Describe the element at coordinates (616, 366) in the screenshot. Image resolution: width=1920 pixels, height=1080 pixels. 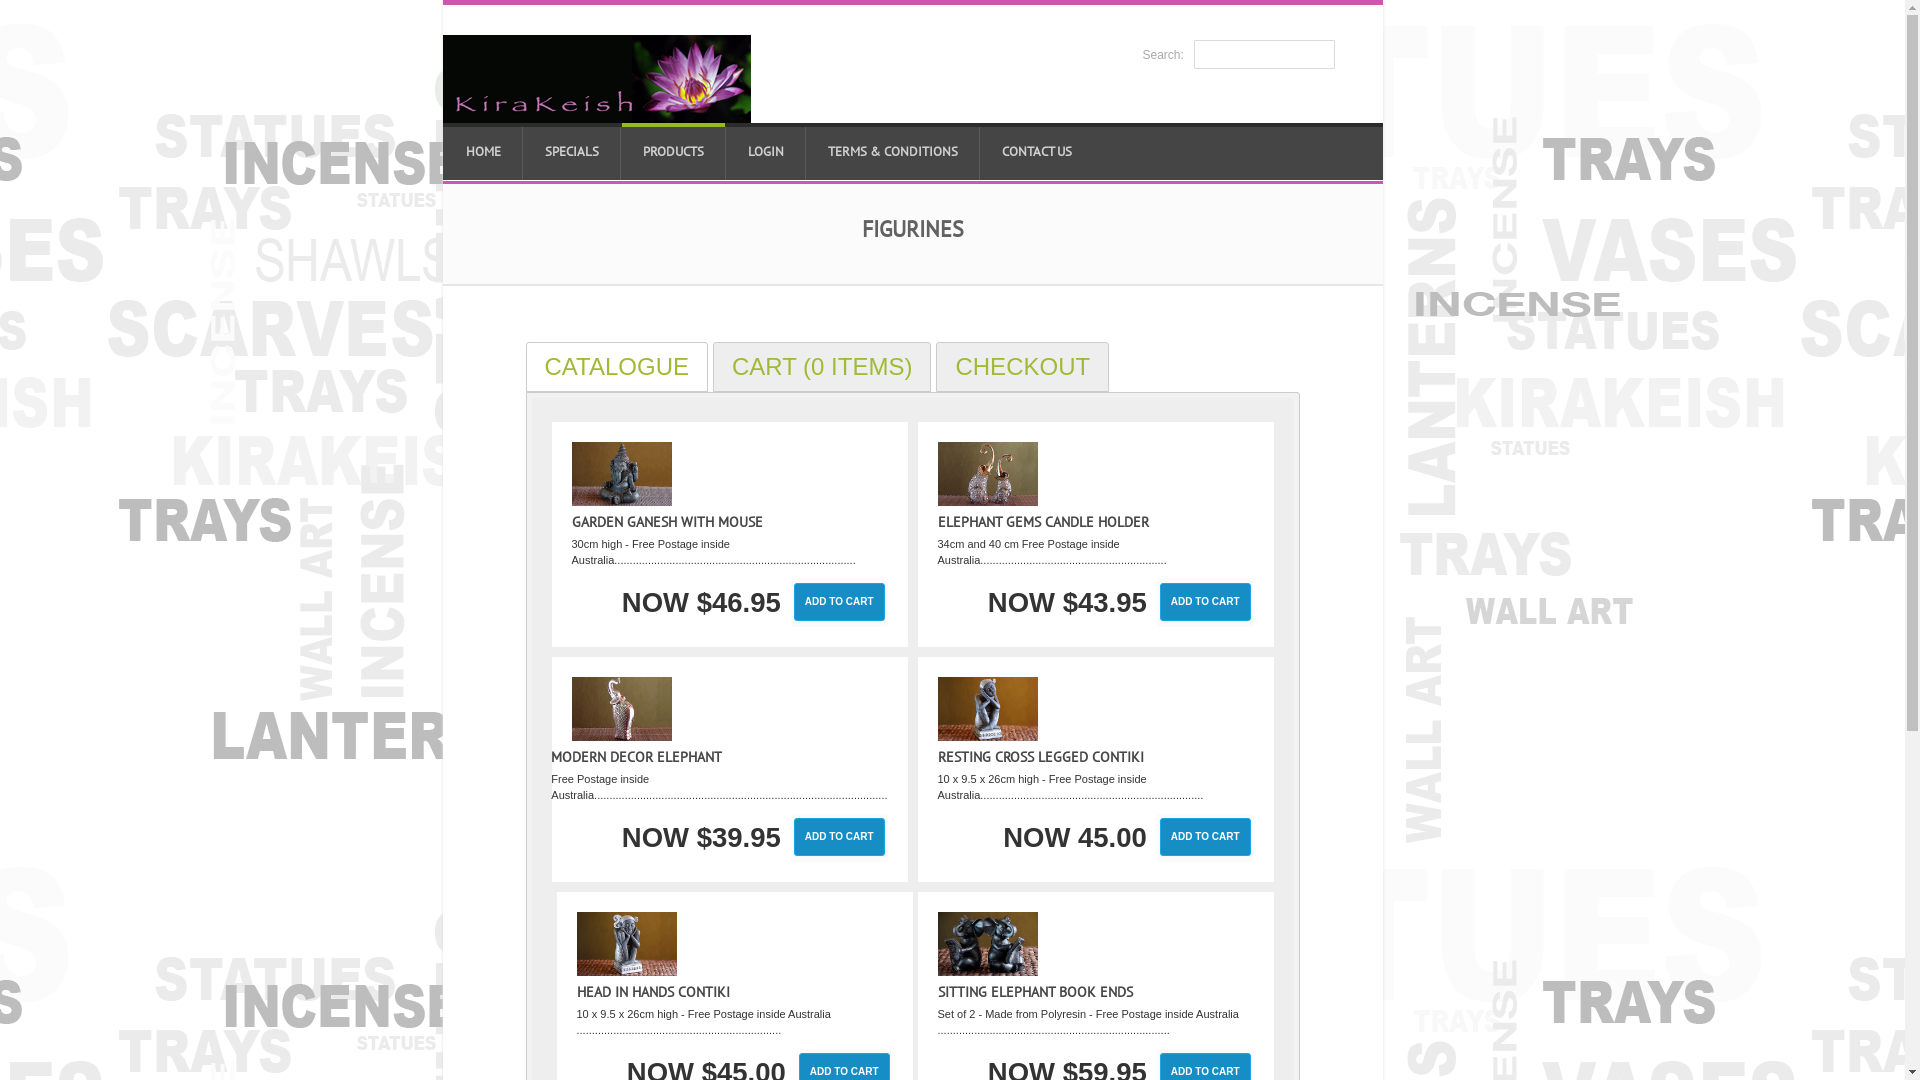
I see `'CATALOGUE'` at that location.